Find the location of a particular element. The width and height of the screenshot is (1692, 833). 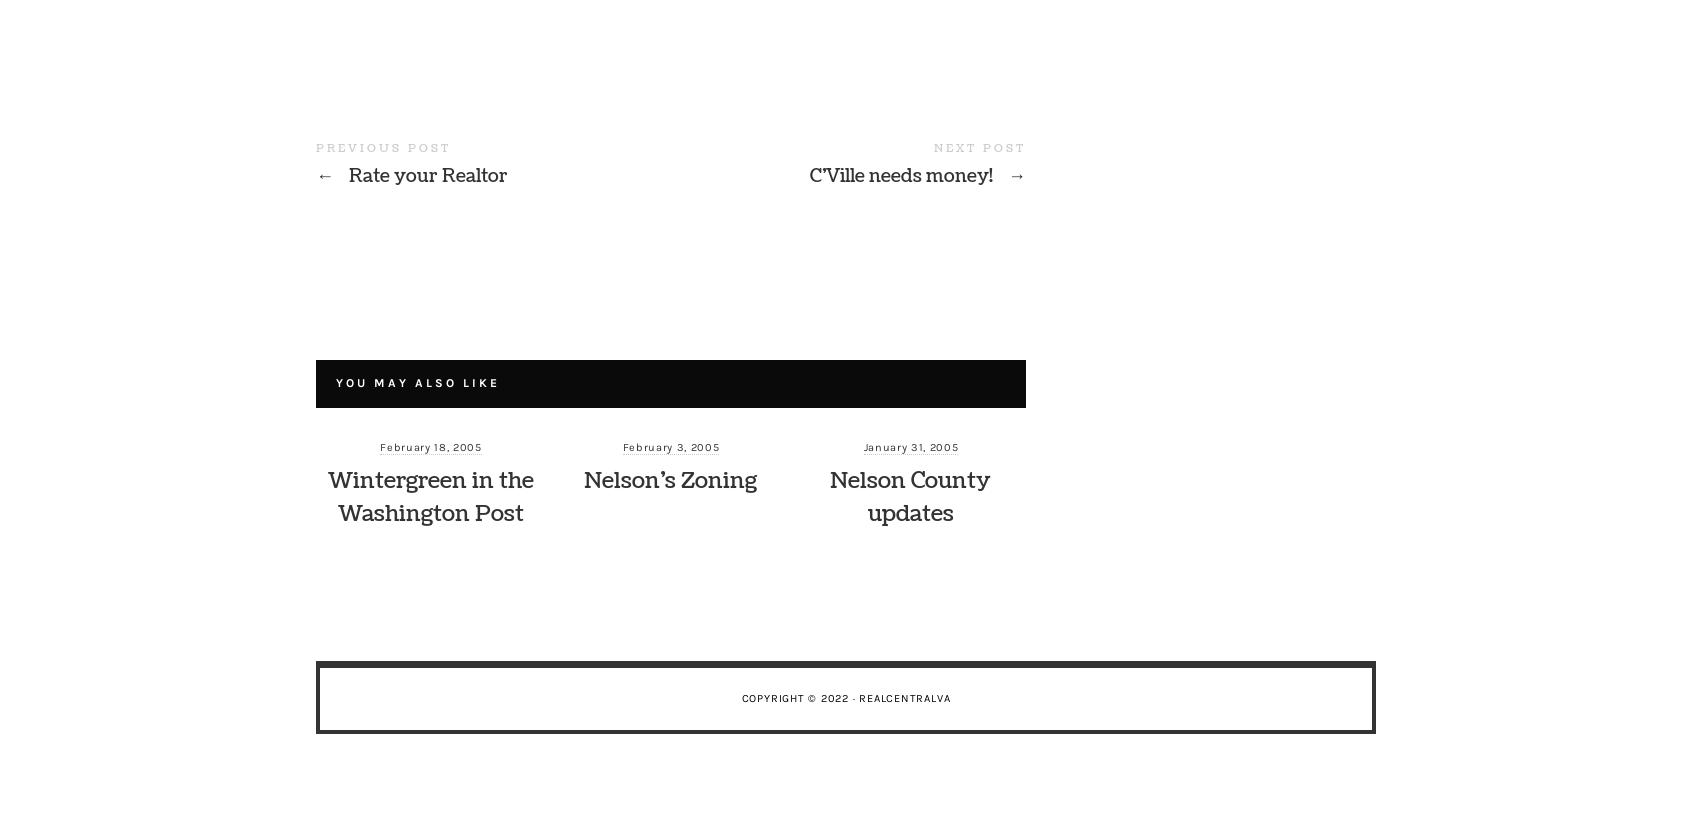

'February 3, 2005' is located at coordinates (670, 445).